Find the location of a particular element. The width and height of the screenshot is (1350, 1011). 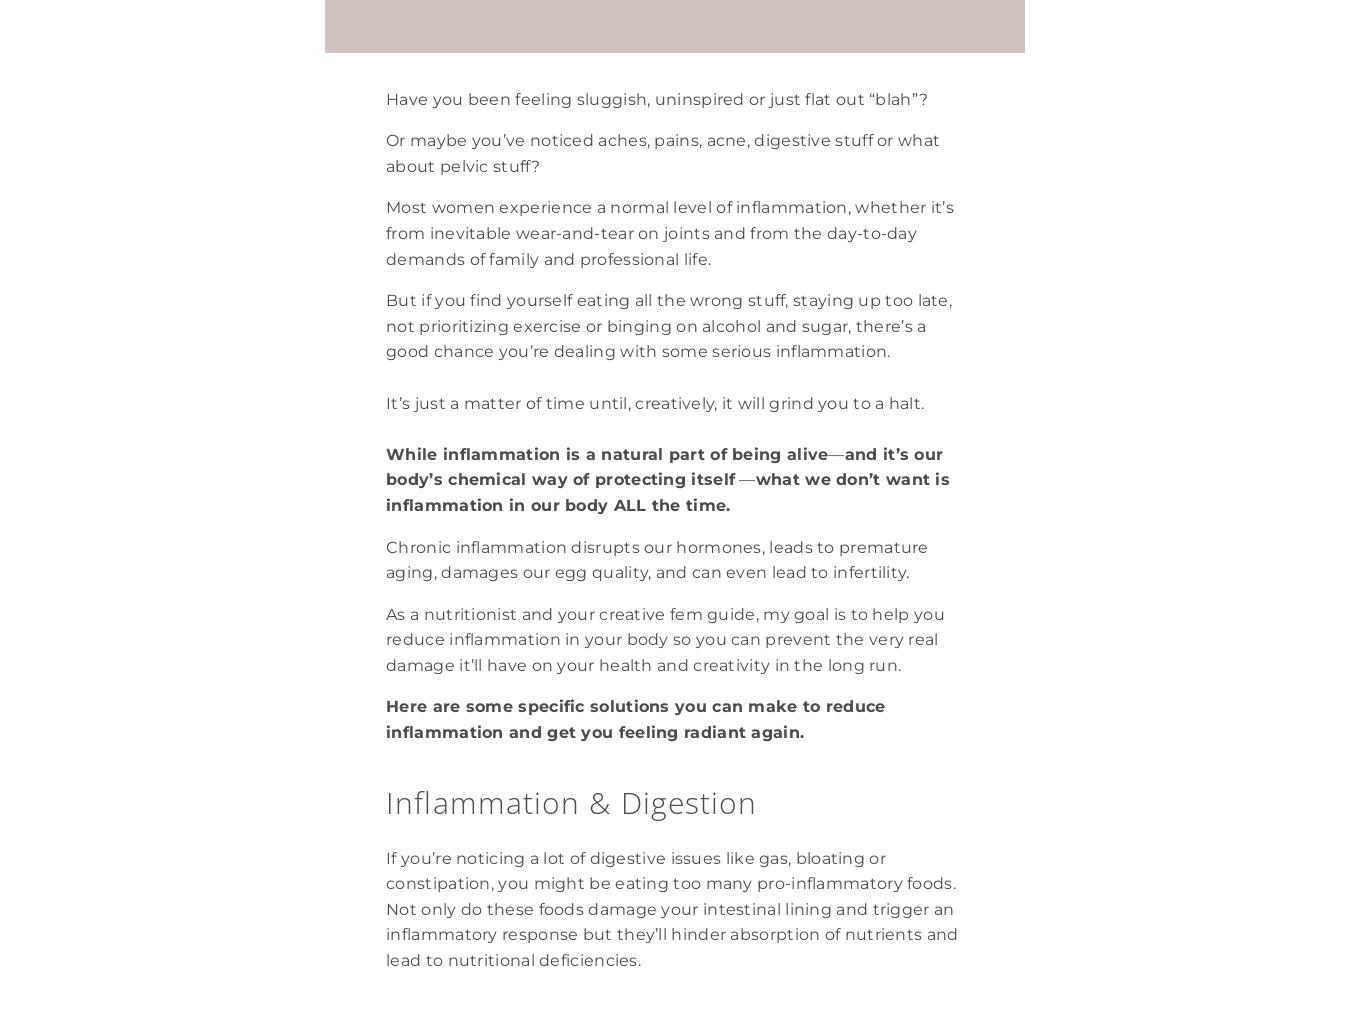

'what we don’t want is inflammation in our body ALL the time.' is located at coordinates (385, 490).